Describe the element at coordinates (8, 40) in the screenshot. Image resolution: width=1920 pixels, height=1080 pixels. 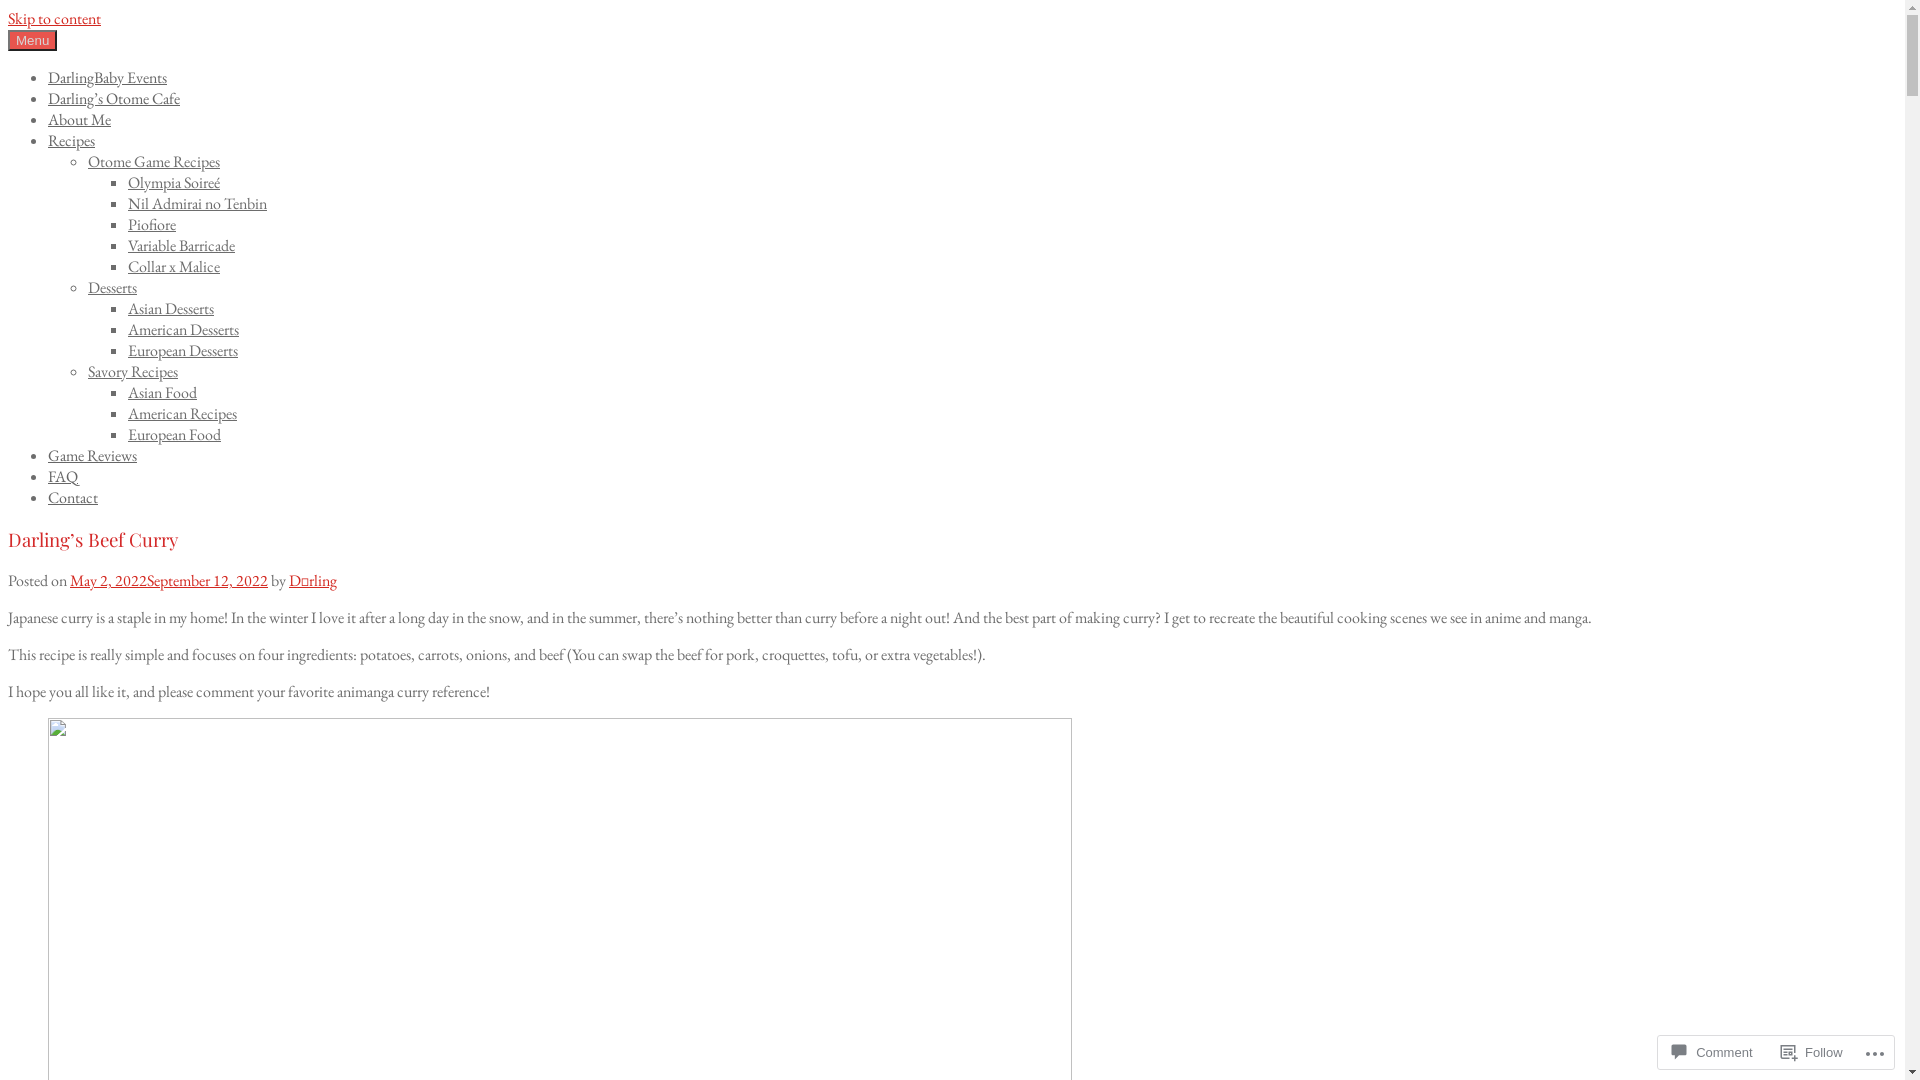
I see `'Menu'` at that location.